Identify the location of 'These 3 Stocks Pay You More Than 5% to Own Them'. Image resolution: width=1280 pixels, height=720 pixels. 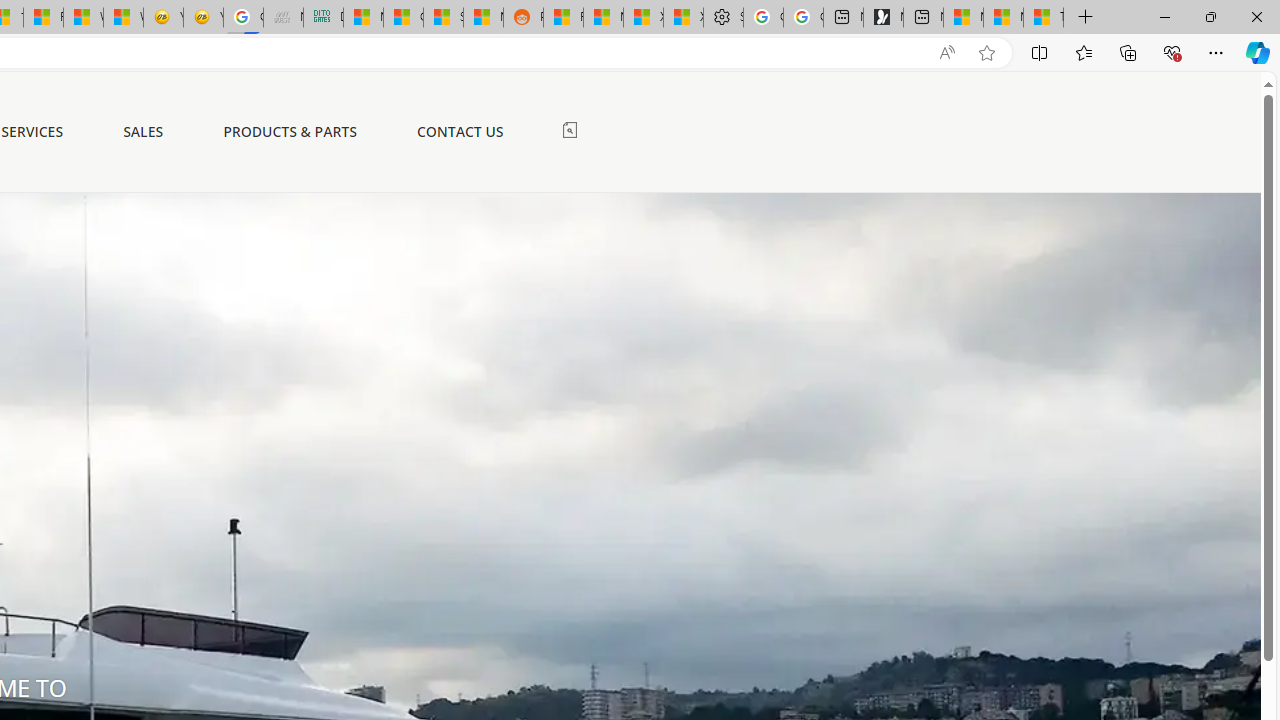
(1042, 17).